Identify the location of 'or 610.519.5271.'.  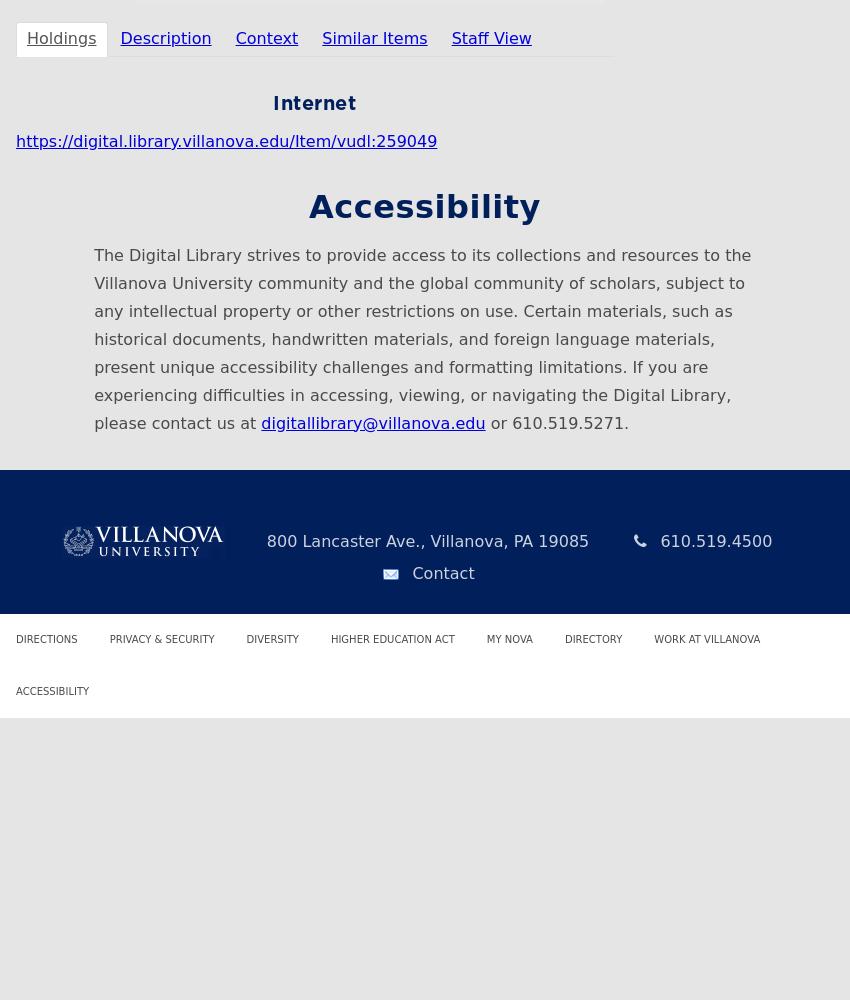
(557, 422).